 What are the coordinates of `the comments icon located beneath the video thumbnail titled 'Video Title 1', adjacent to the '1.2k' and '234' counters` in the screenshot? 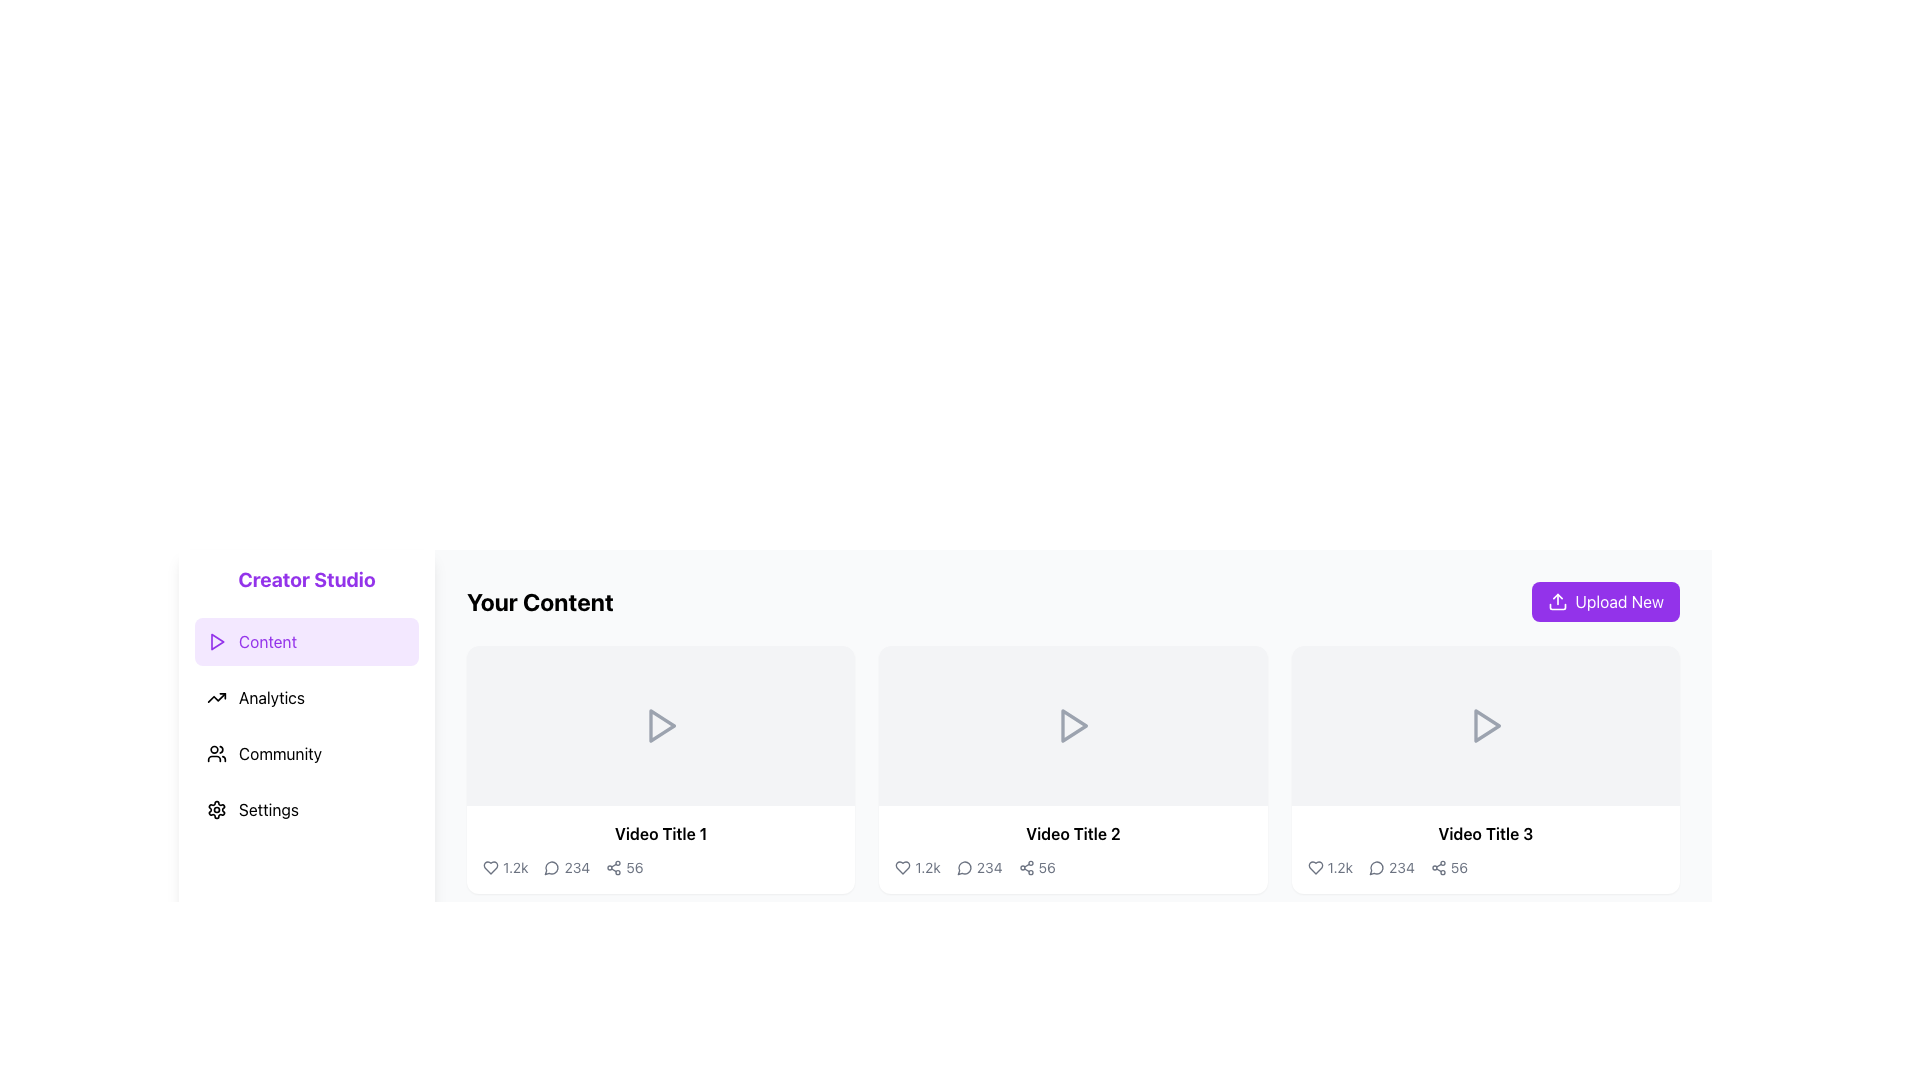 It's located at (552, 867).